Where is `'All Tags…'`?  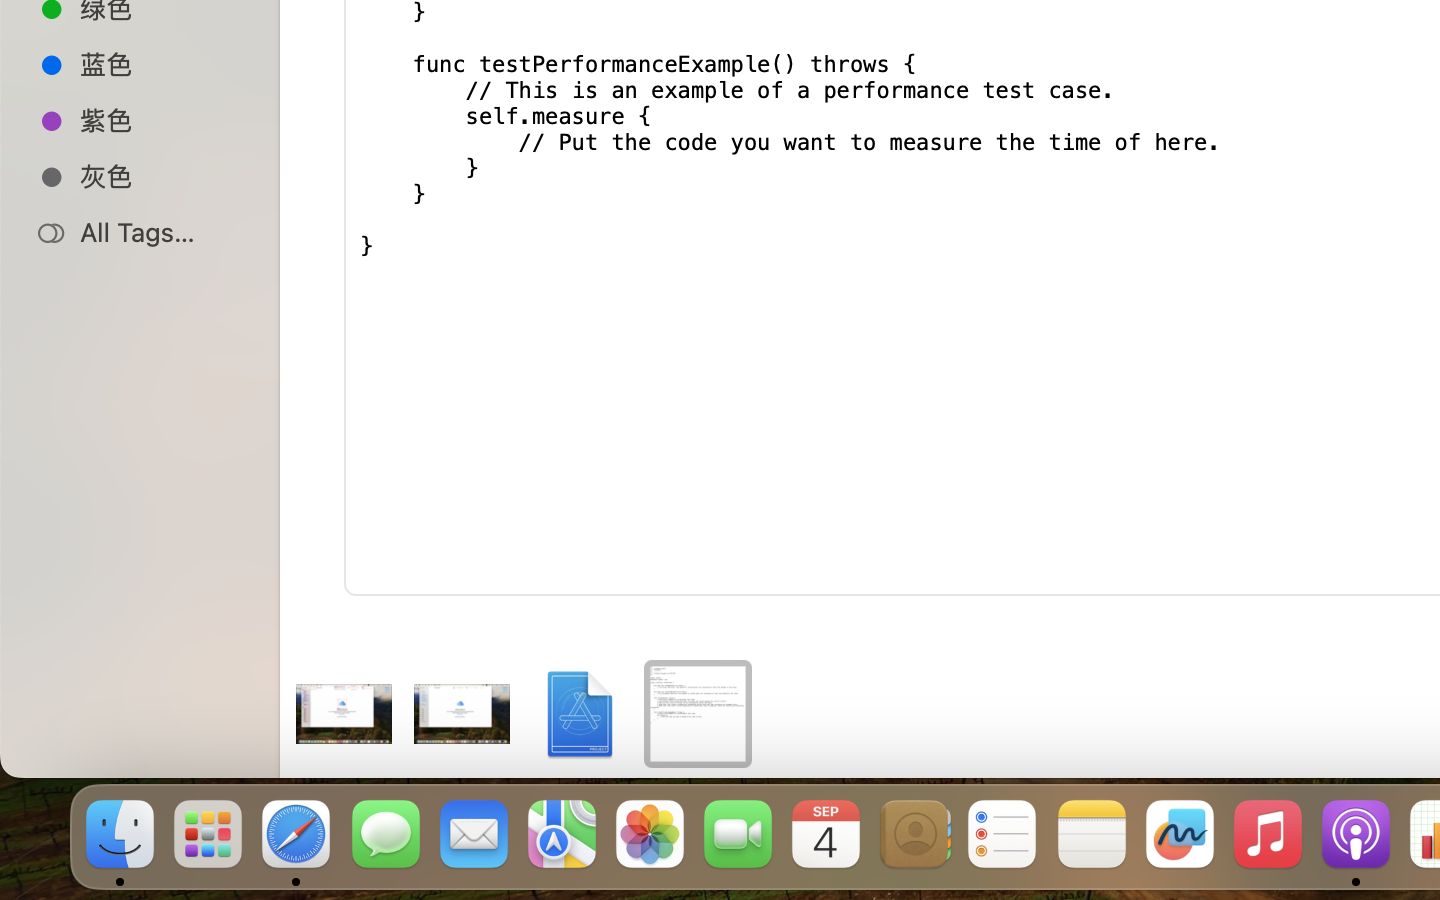
'All Tags…' is located at coordinates (159, 231).